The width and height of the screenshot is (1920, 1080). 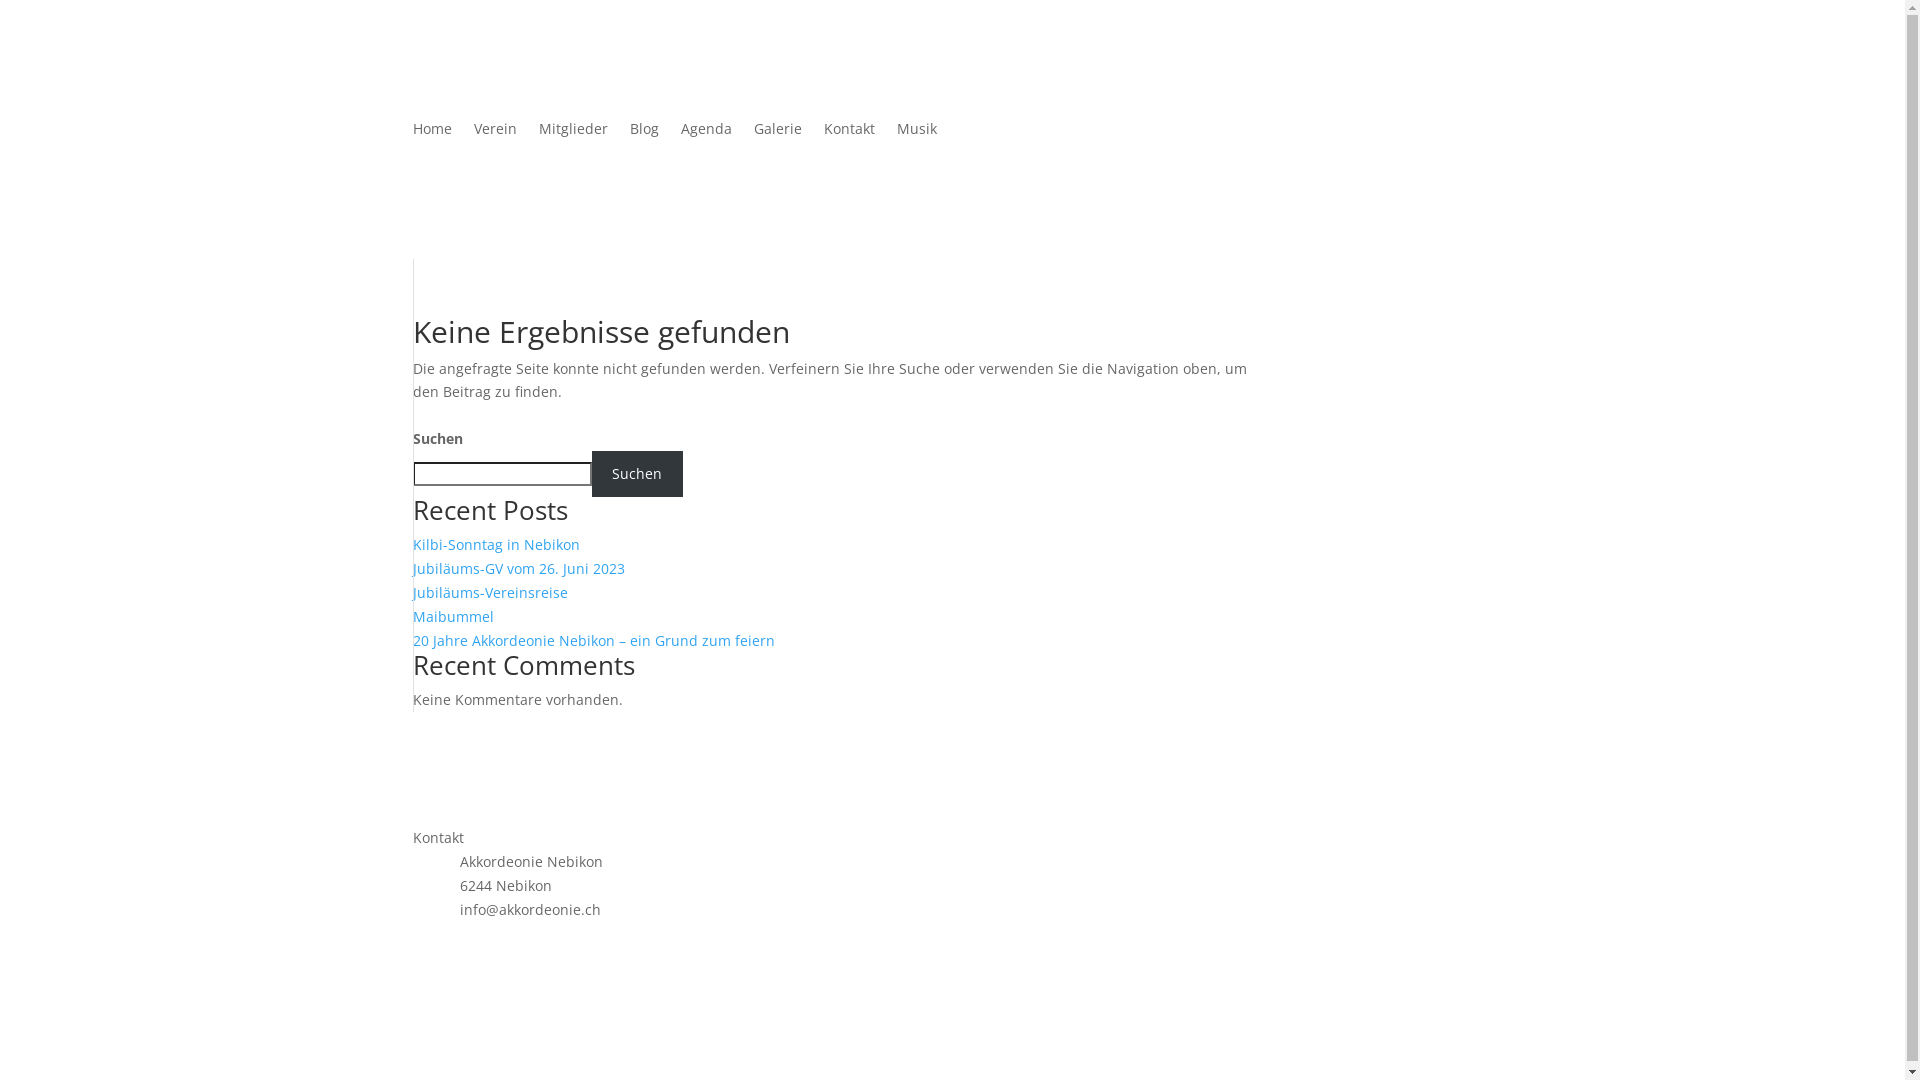 I want to click on 'Musik', so click(x=915, y=132).